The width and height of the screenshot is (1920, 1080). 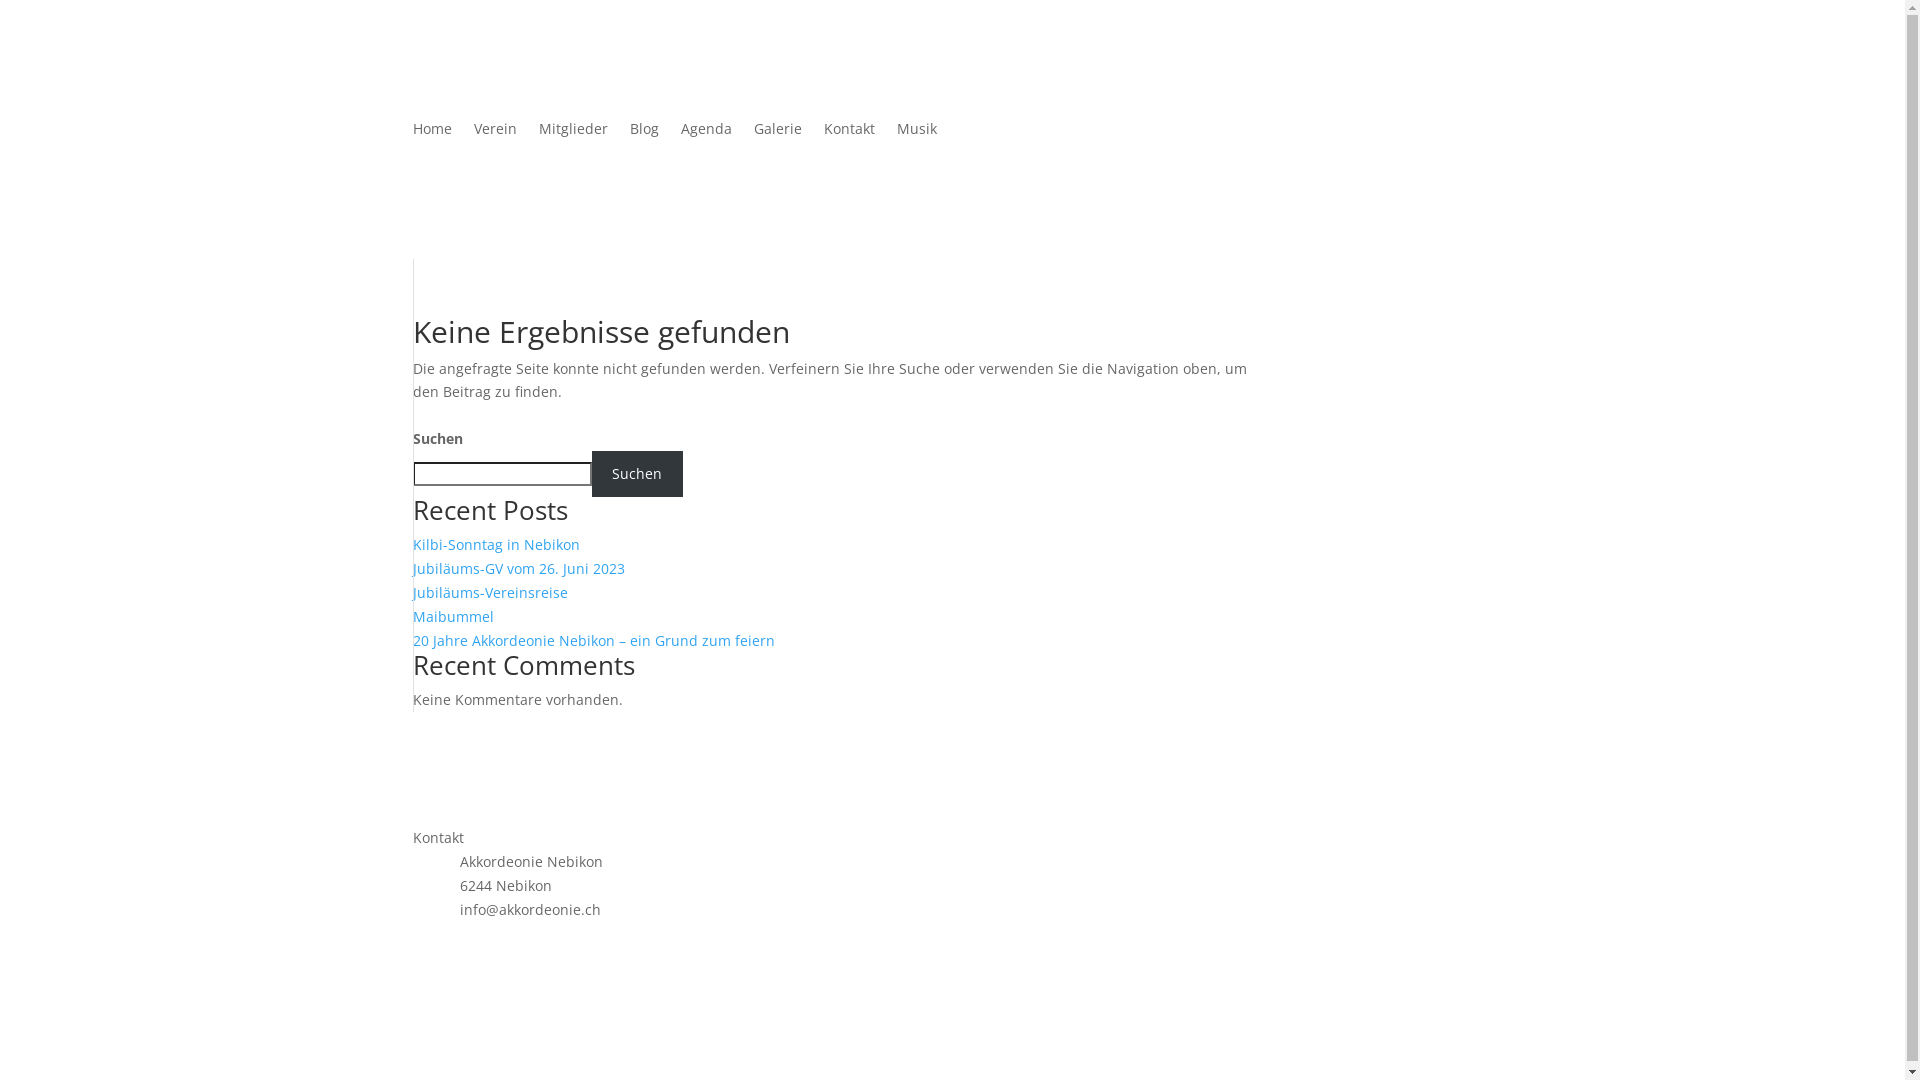 I want to click on 'Musik', so click(x=915, y=132).